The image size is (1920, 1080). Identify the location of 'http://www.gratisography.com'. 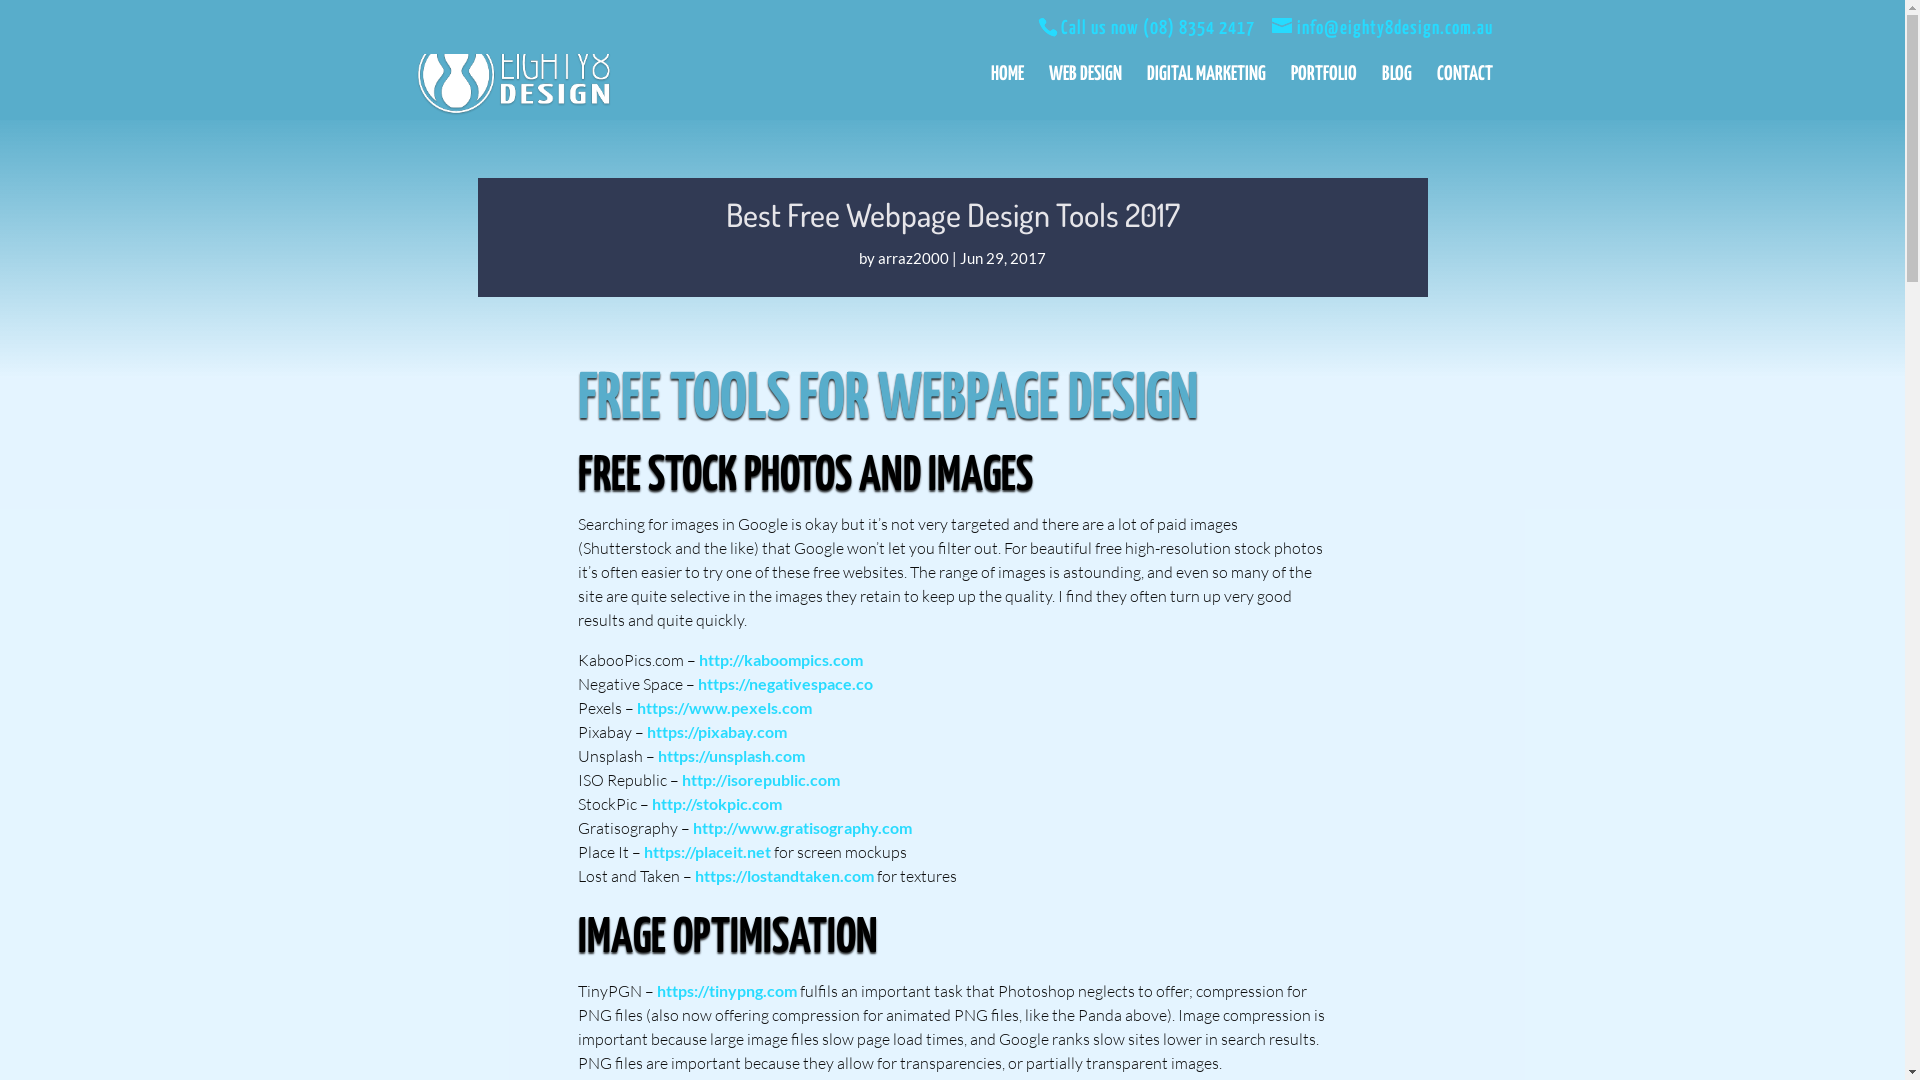
(801, 827).